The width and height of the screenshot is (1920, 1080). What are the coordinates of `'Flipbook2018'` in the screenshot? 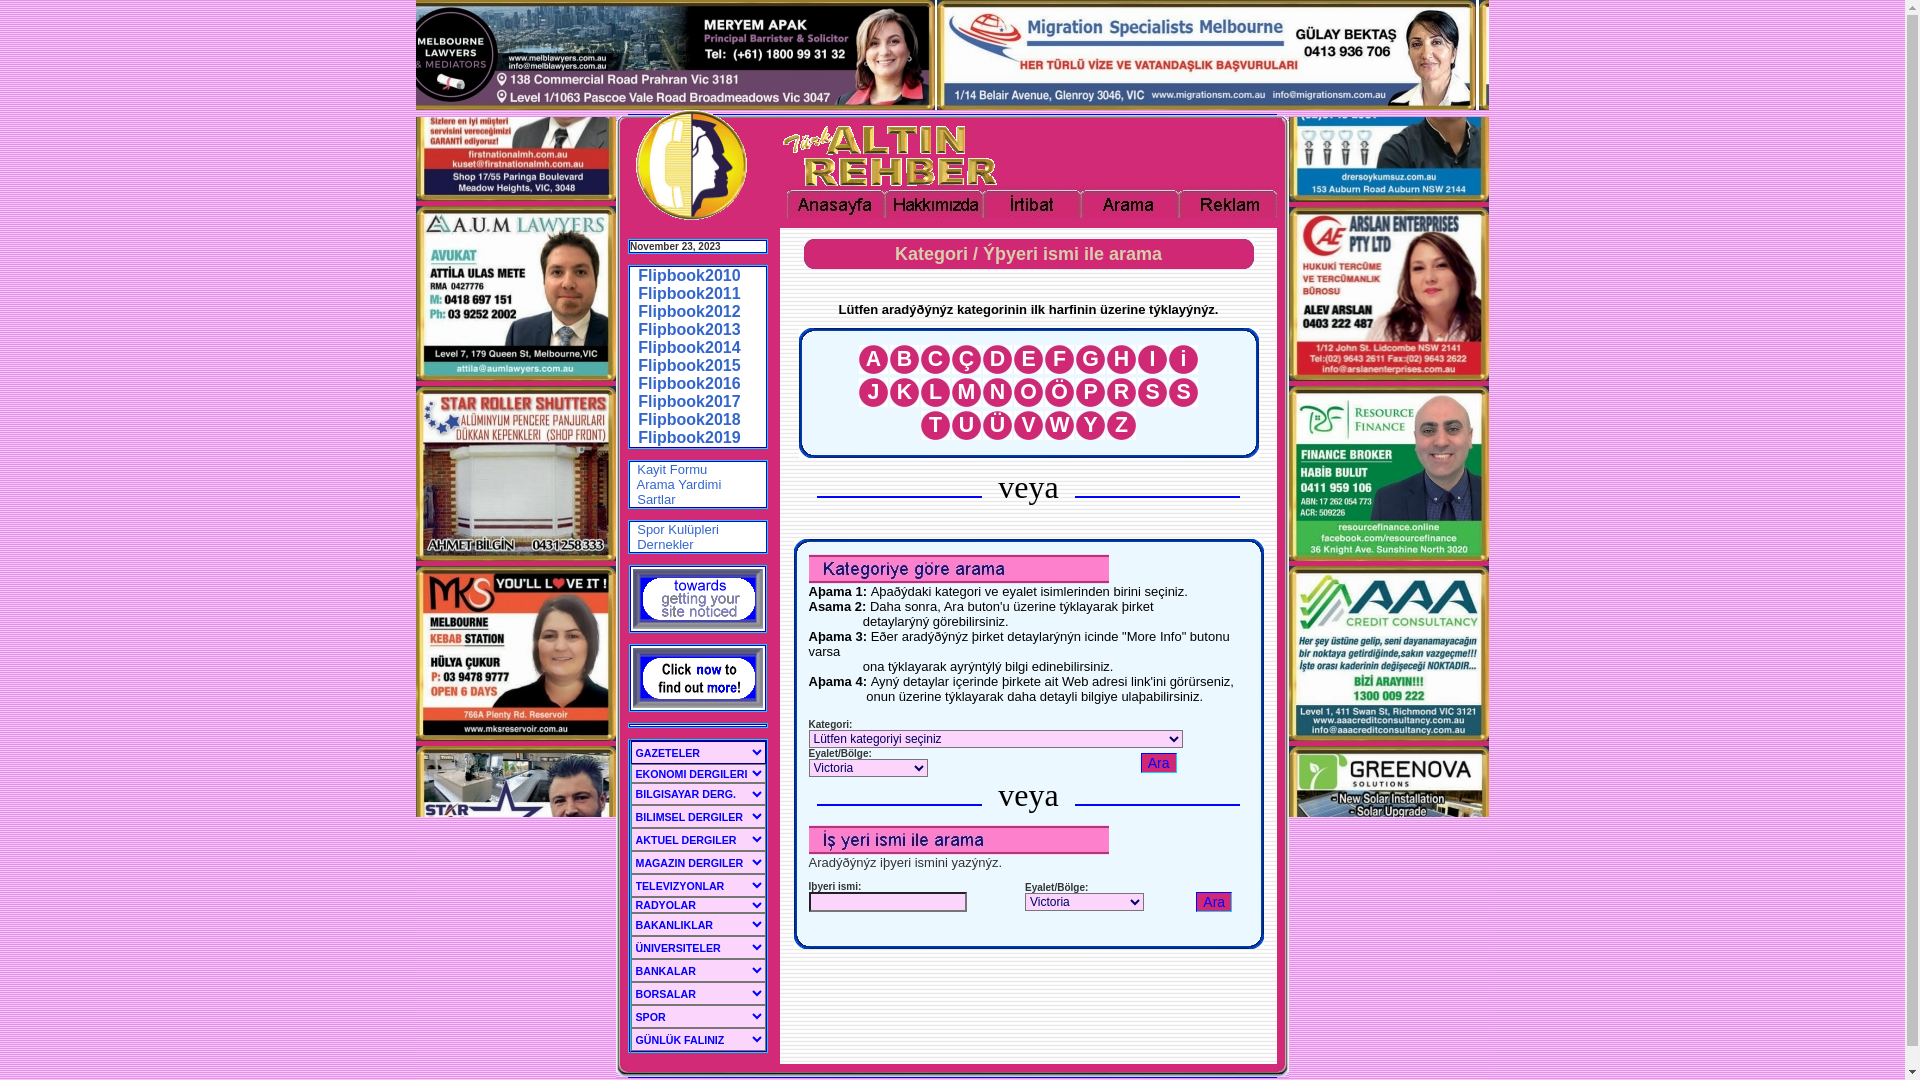 It's located at (689, 418).